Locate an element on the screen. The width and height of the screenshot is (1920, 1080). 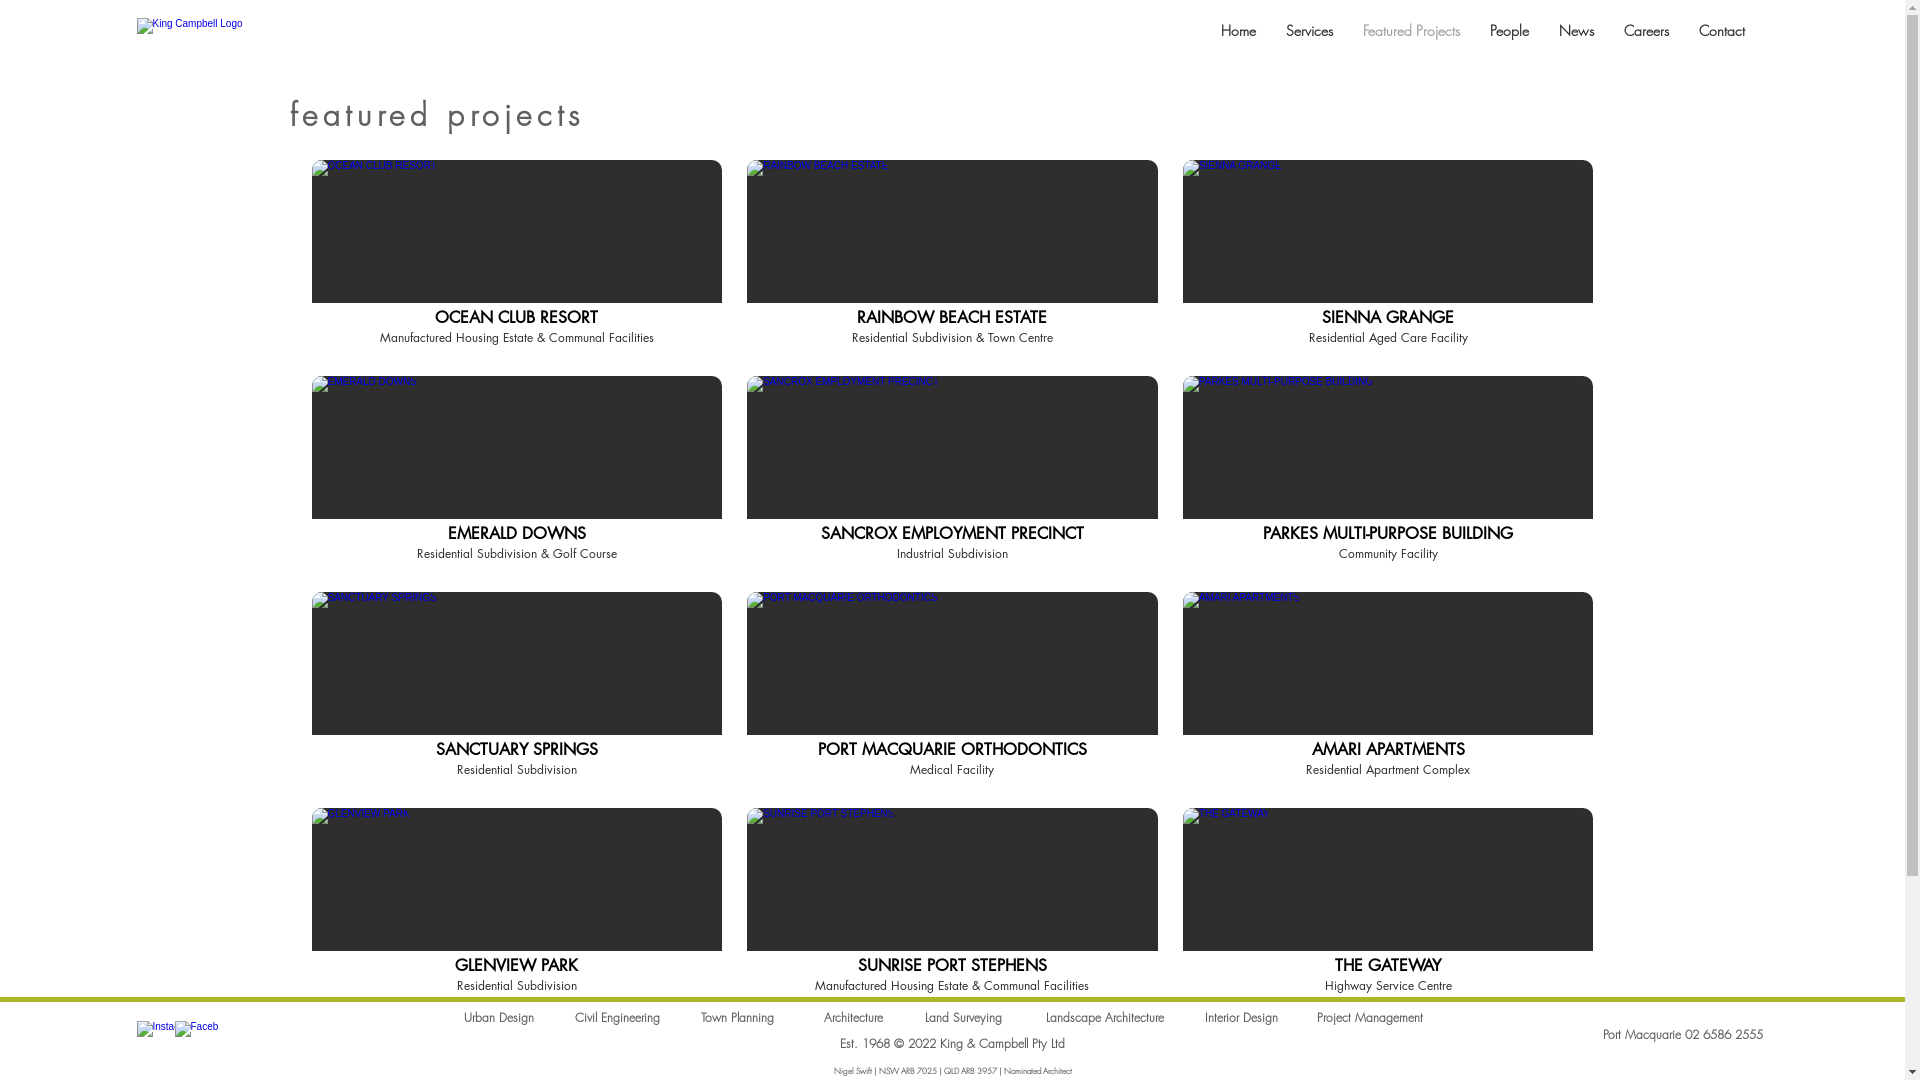
'RAINBOW BEACH ESTATE is located at coordinates (951, 254).